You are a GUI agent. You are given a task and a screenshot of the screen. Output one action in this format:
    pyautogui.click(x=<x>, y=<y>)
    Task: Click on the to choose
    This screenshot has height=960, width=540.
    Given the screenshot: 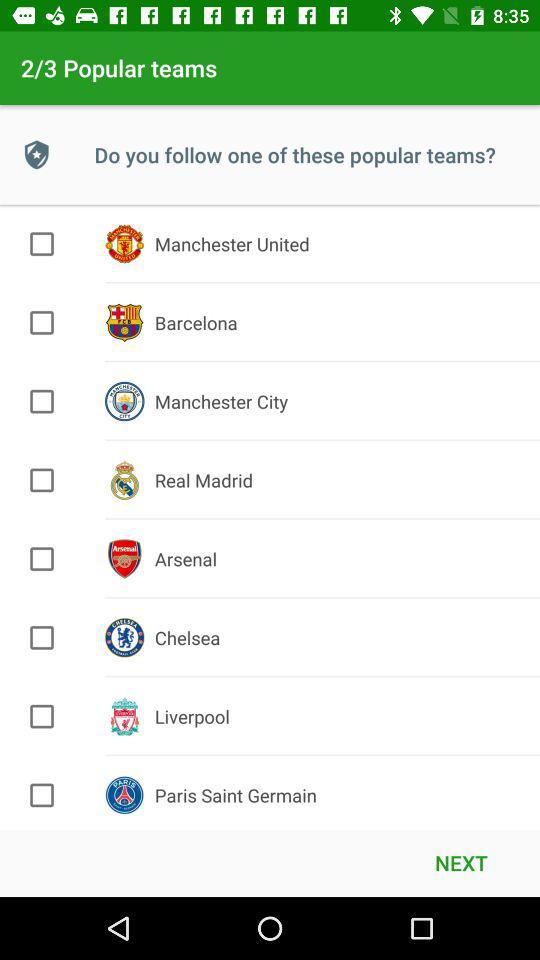 What is the action you would take?
    pyautogui.click(x=42, y=559)
    